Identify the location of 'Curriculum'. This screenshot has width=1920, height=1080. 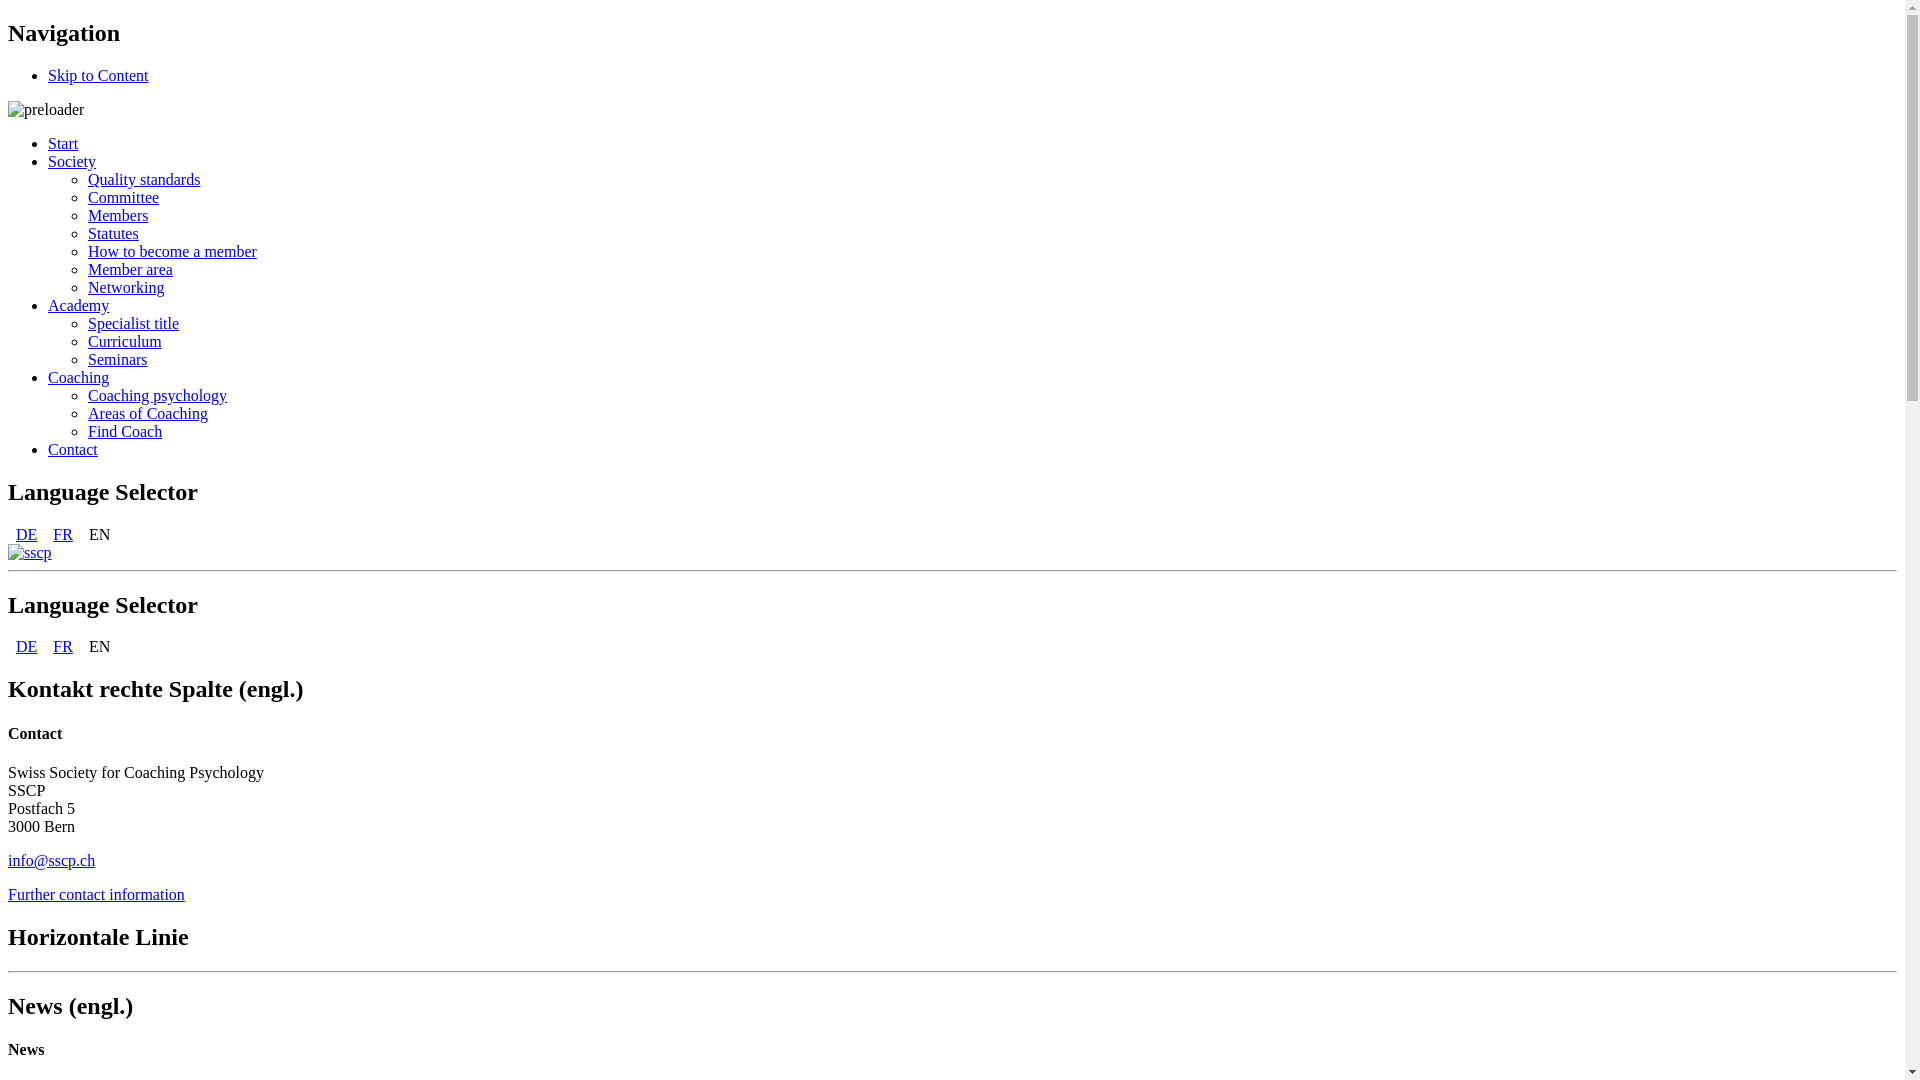
(123, 340).